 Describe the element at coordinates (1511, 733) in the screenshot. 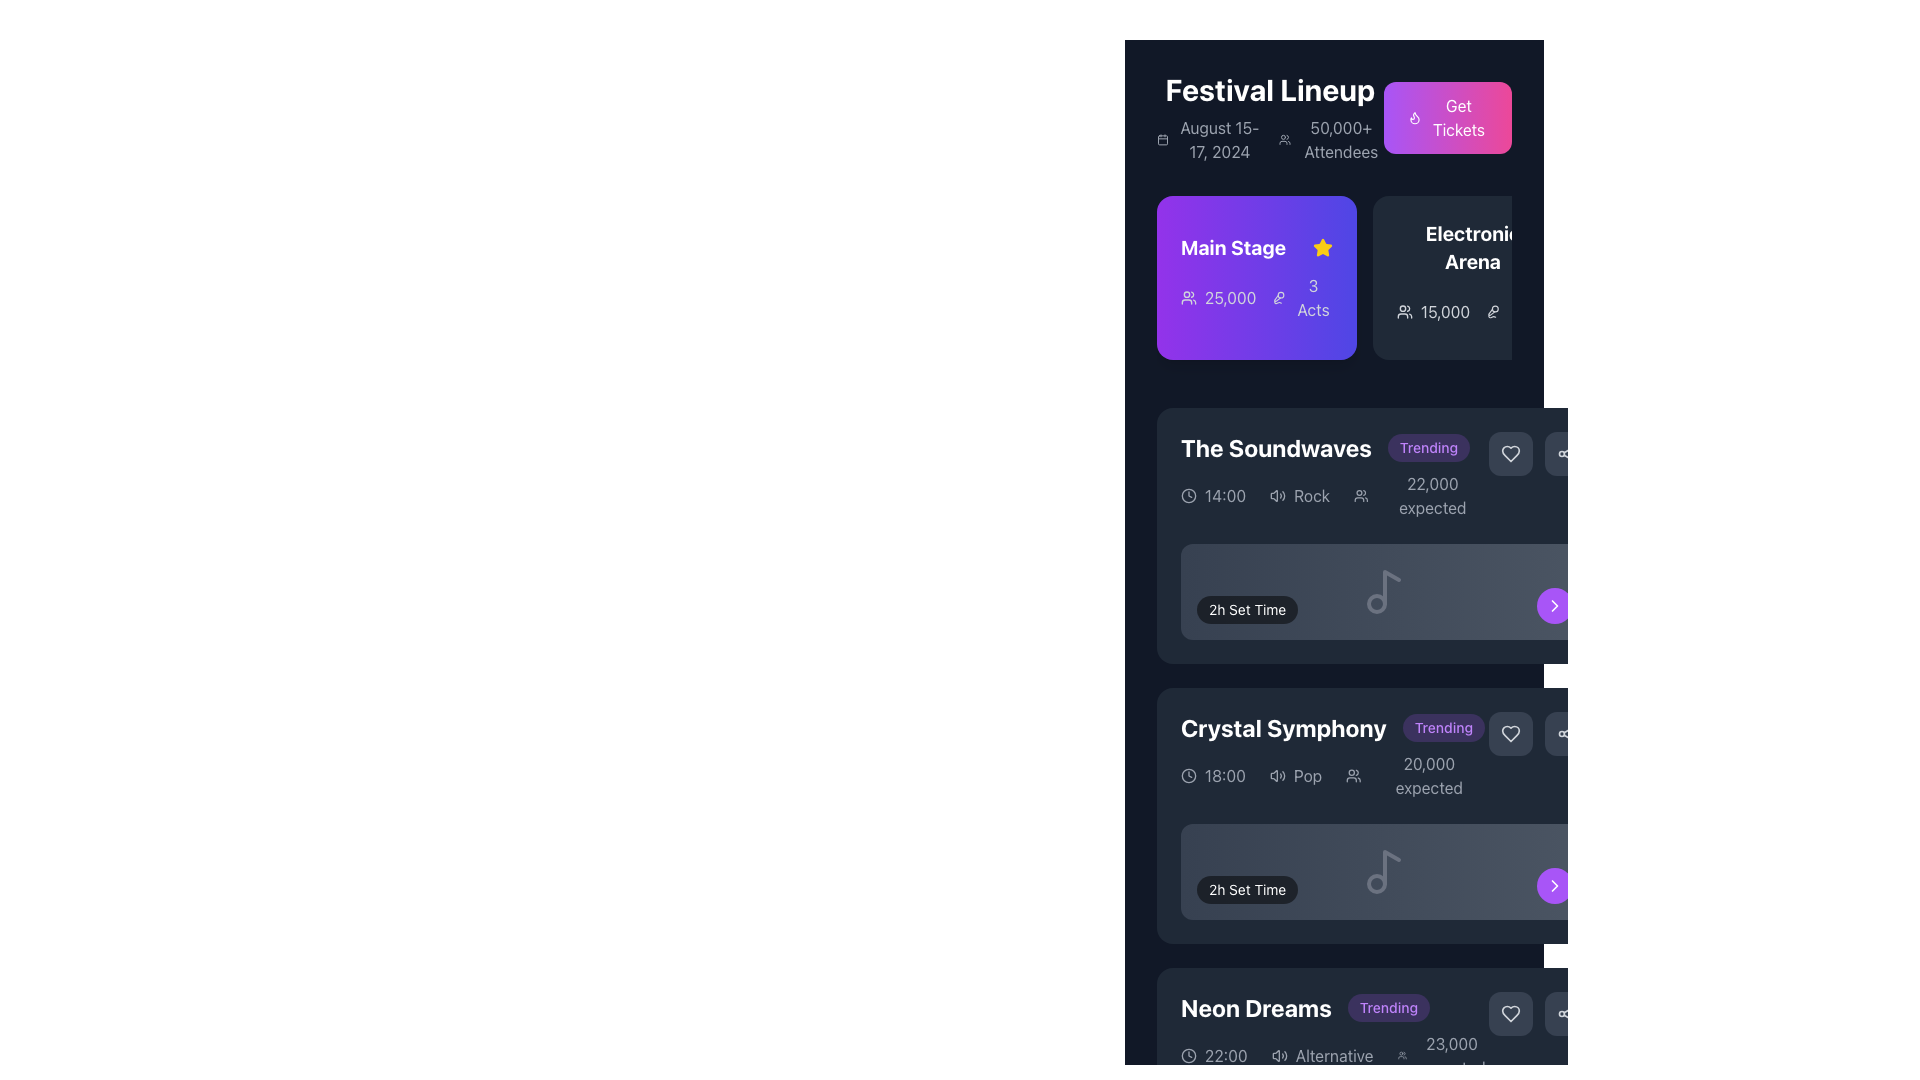

I see `the heart-shaped icon outlined in white located in the 'Crystal Symphony' section to mark it as favorite or like` at that location.